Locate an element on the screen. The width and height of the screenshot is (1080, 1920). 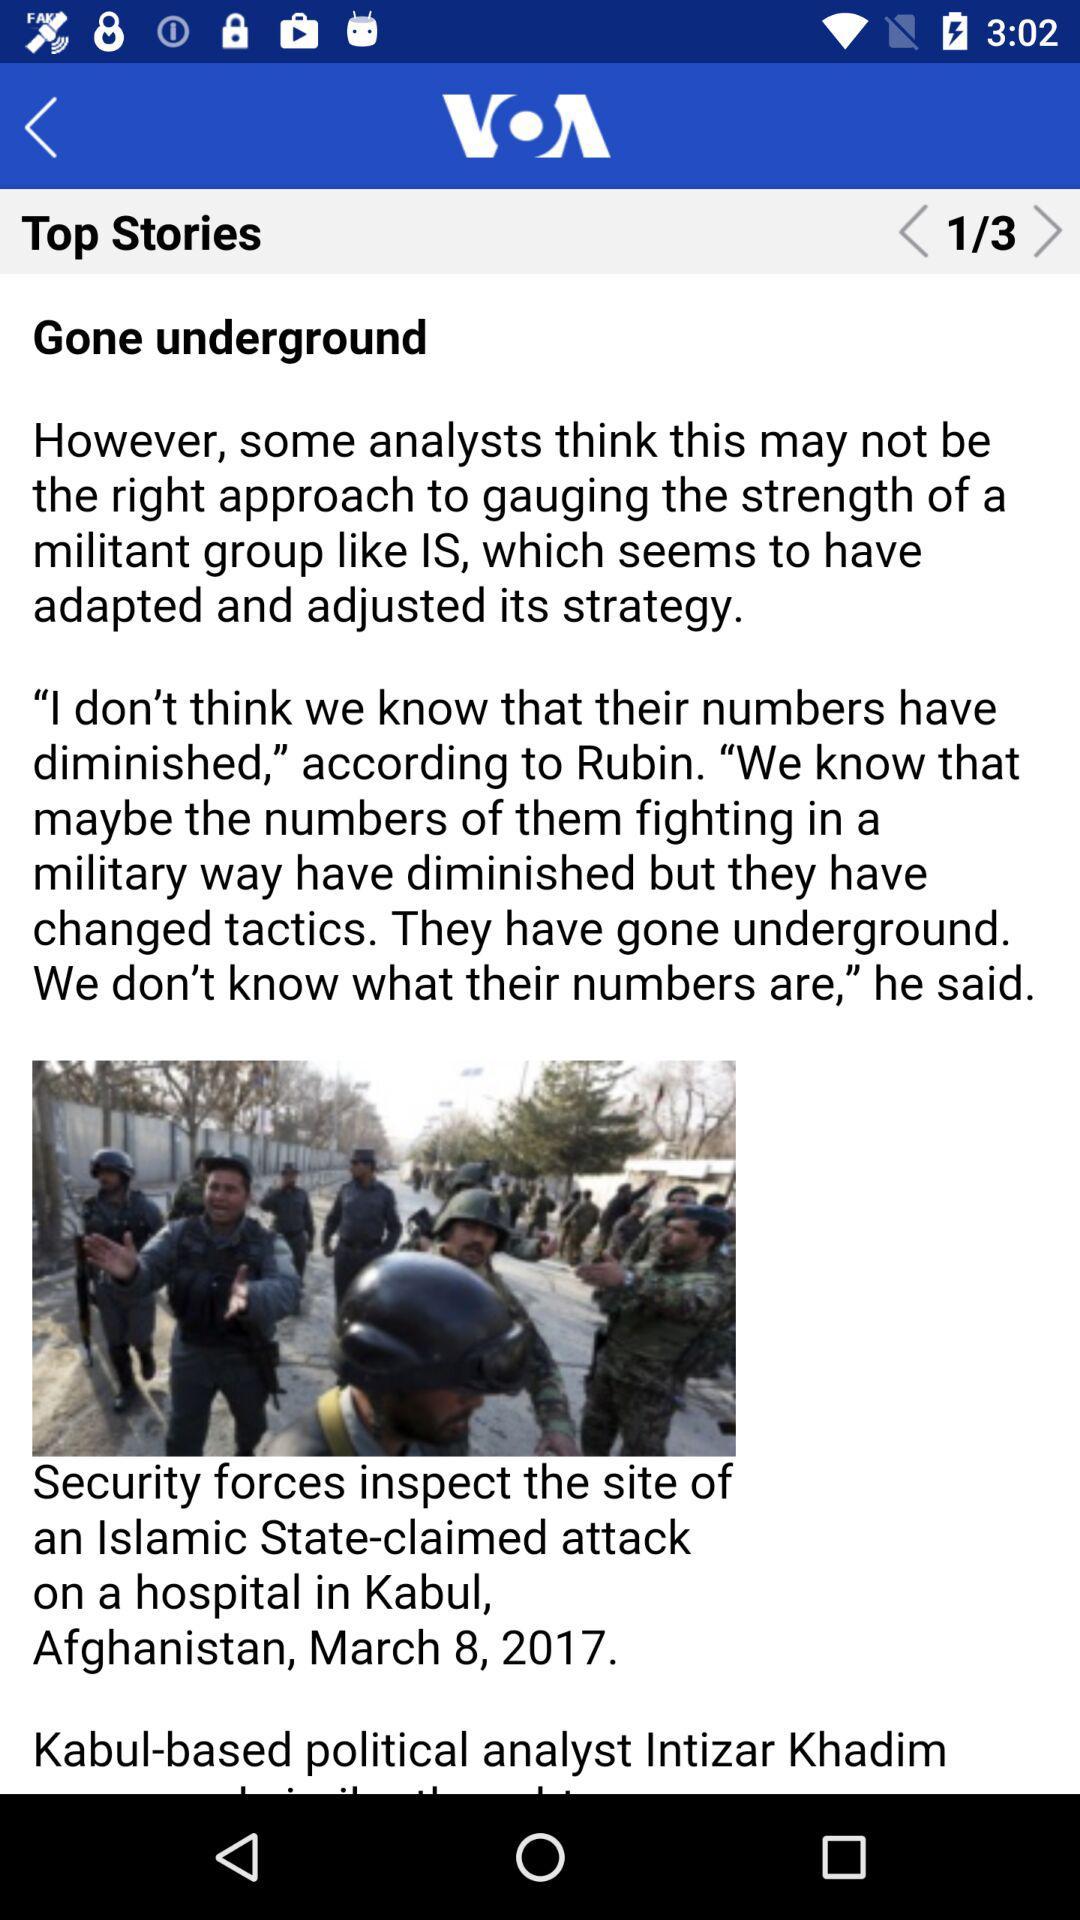
go back is located at coordinates (54, 124).